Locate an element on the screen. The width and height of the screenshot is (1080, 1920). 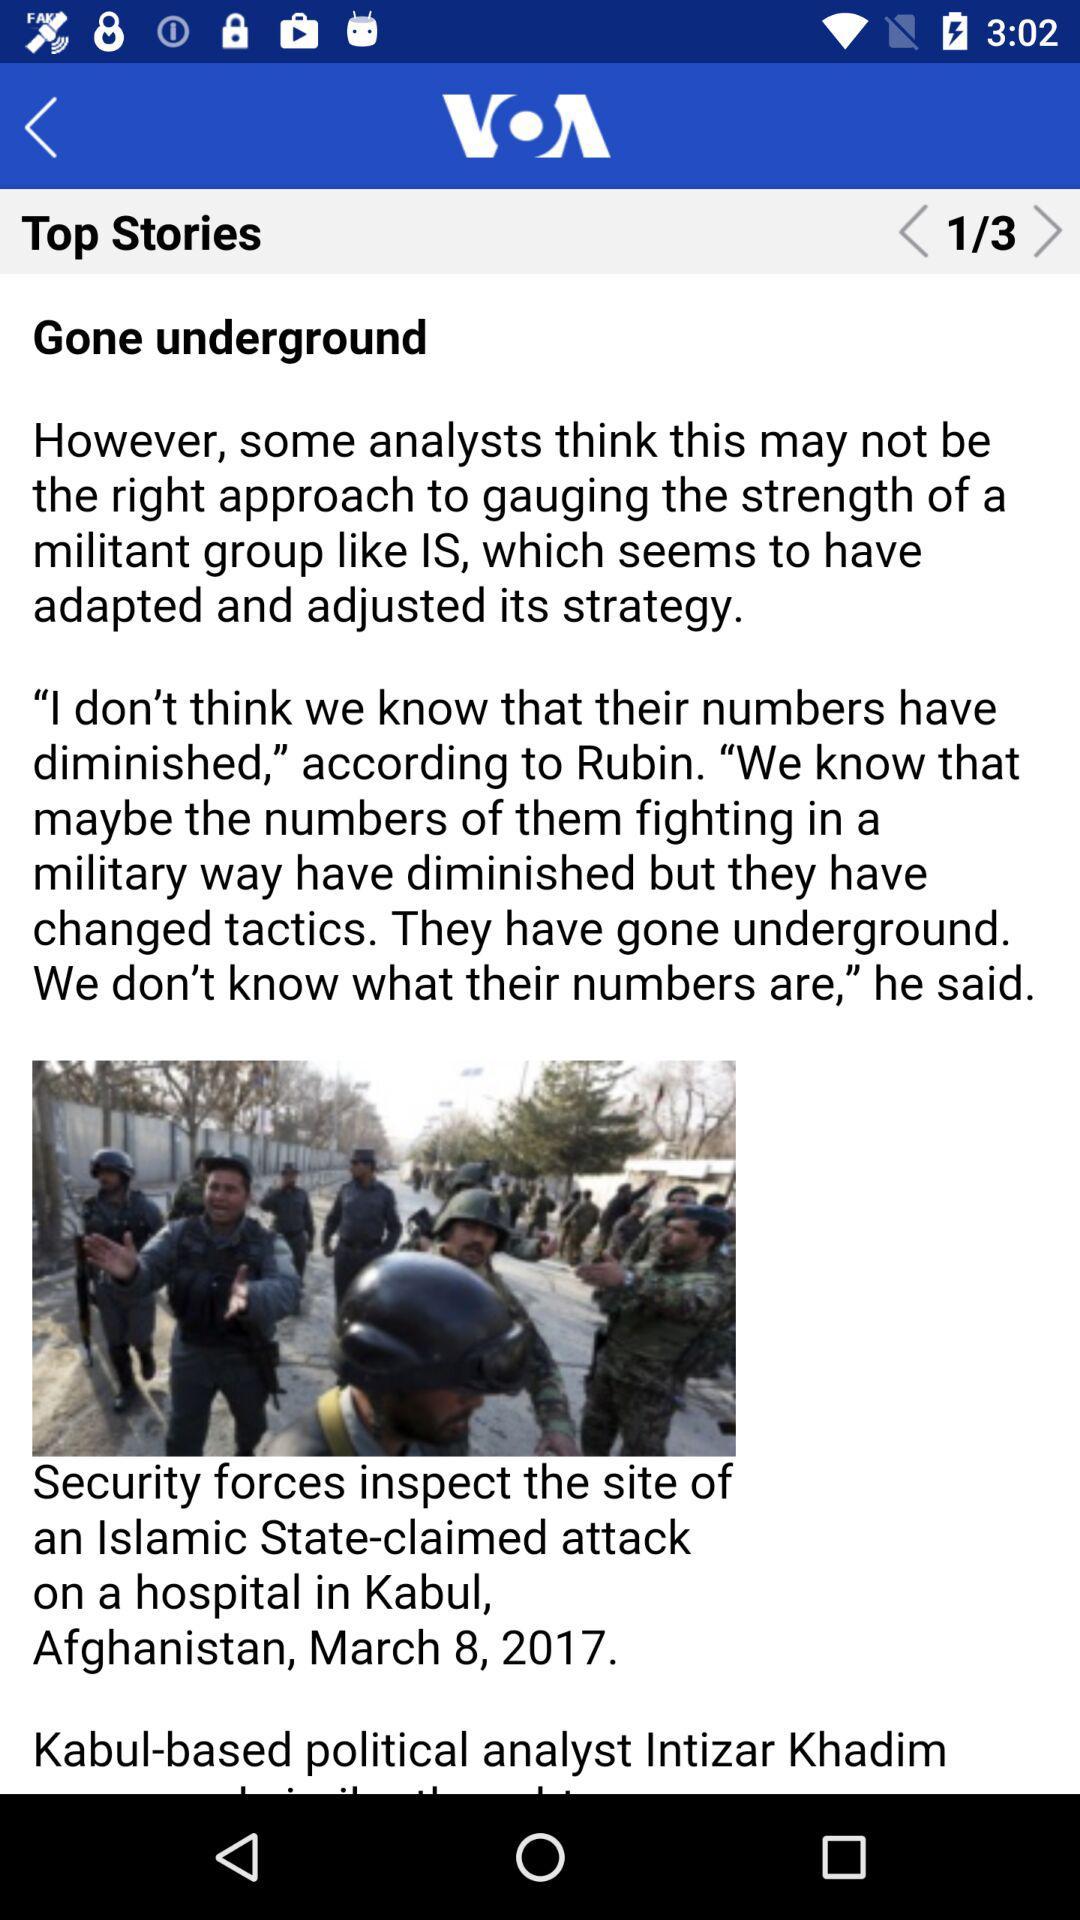
go back is located at coordinates (54, 124).